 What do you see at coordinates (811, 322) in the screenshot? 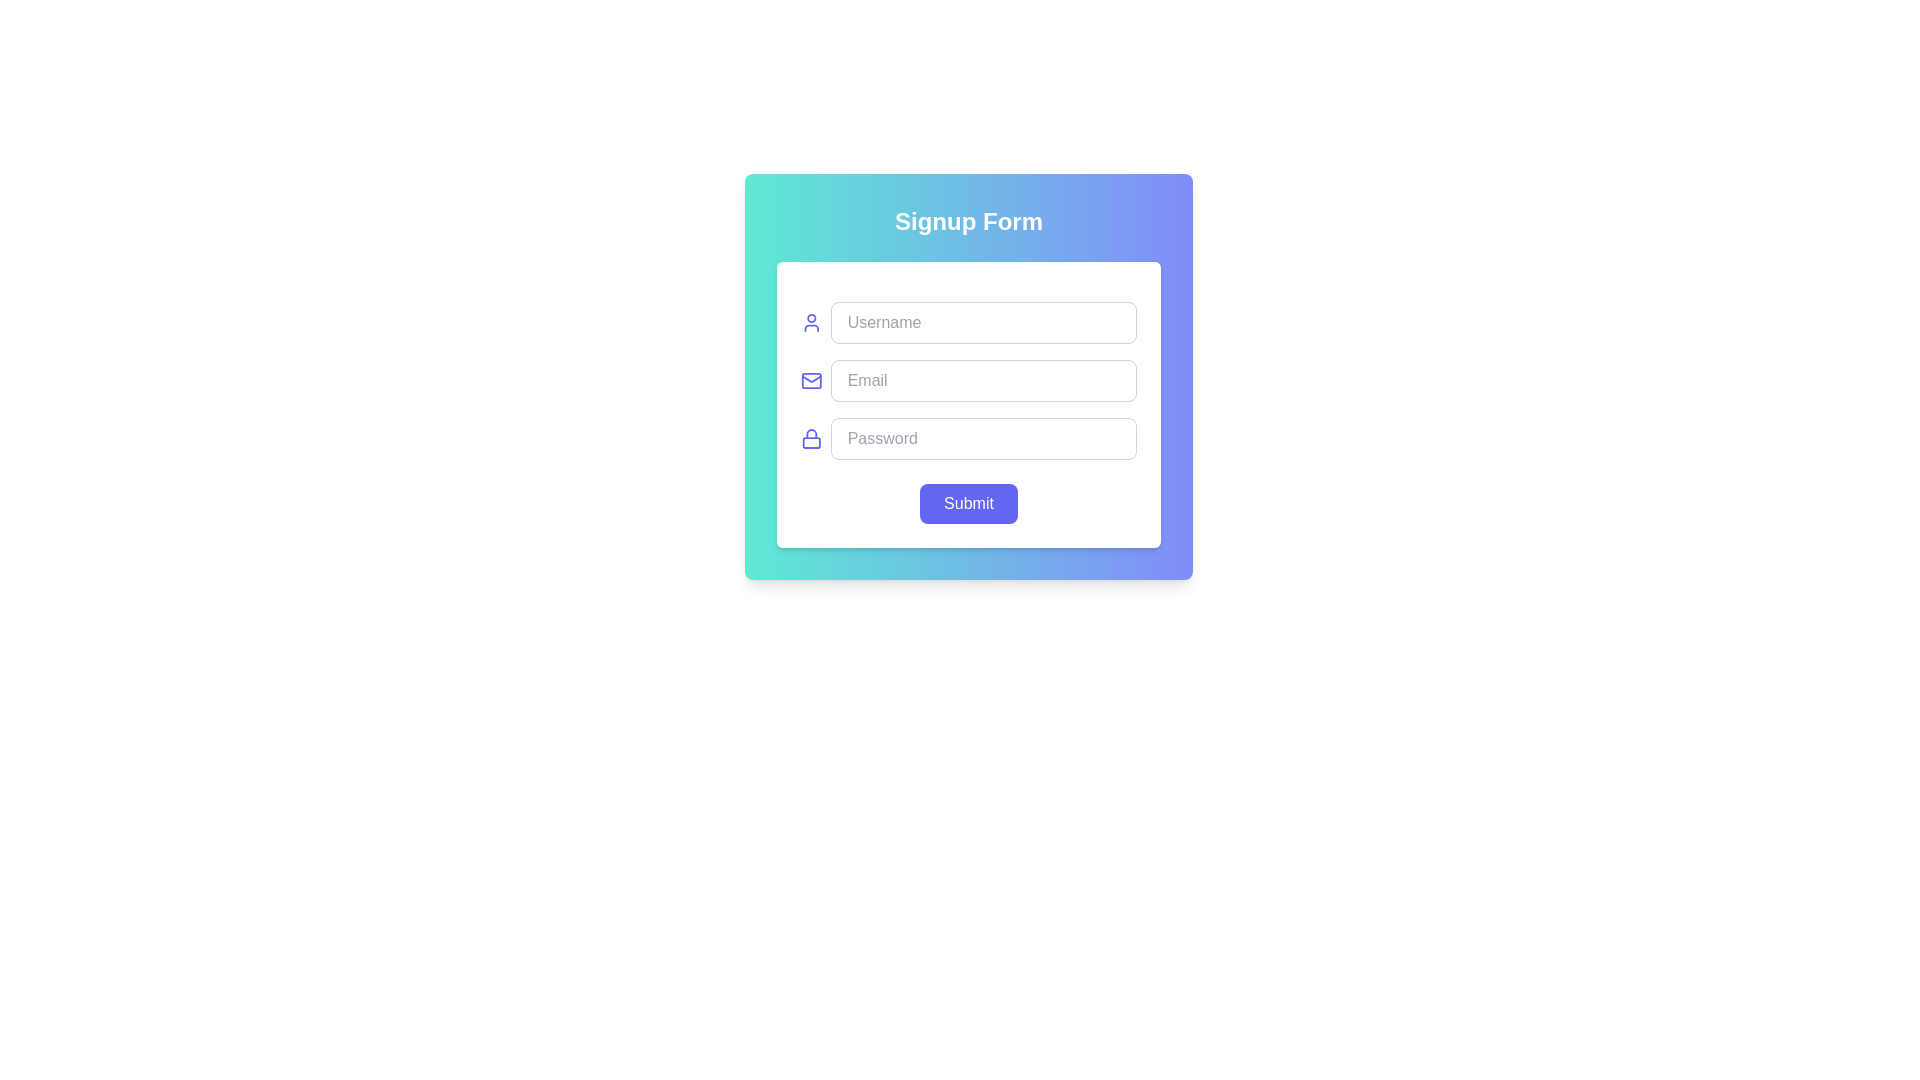
I see `the user silhouette icon, which is indigo in color and located next to the 'Username' text input field in the form` at bounding box center [811, 322].